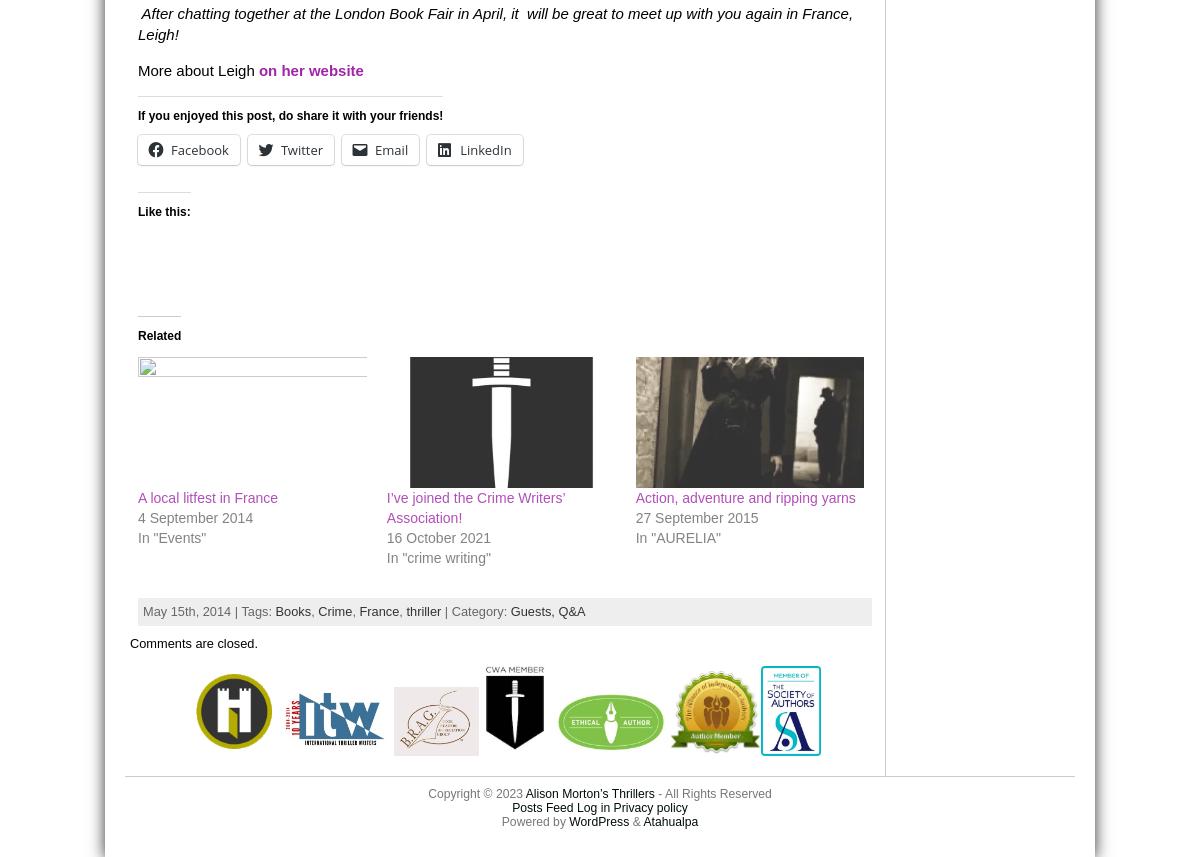 This screenshot has height=857, width=1200. I want to click on 'LinkedIn', so click(484, 148).